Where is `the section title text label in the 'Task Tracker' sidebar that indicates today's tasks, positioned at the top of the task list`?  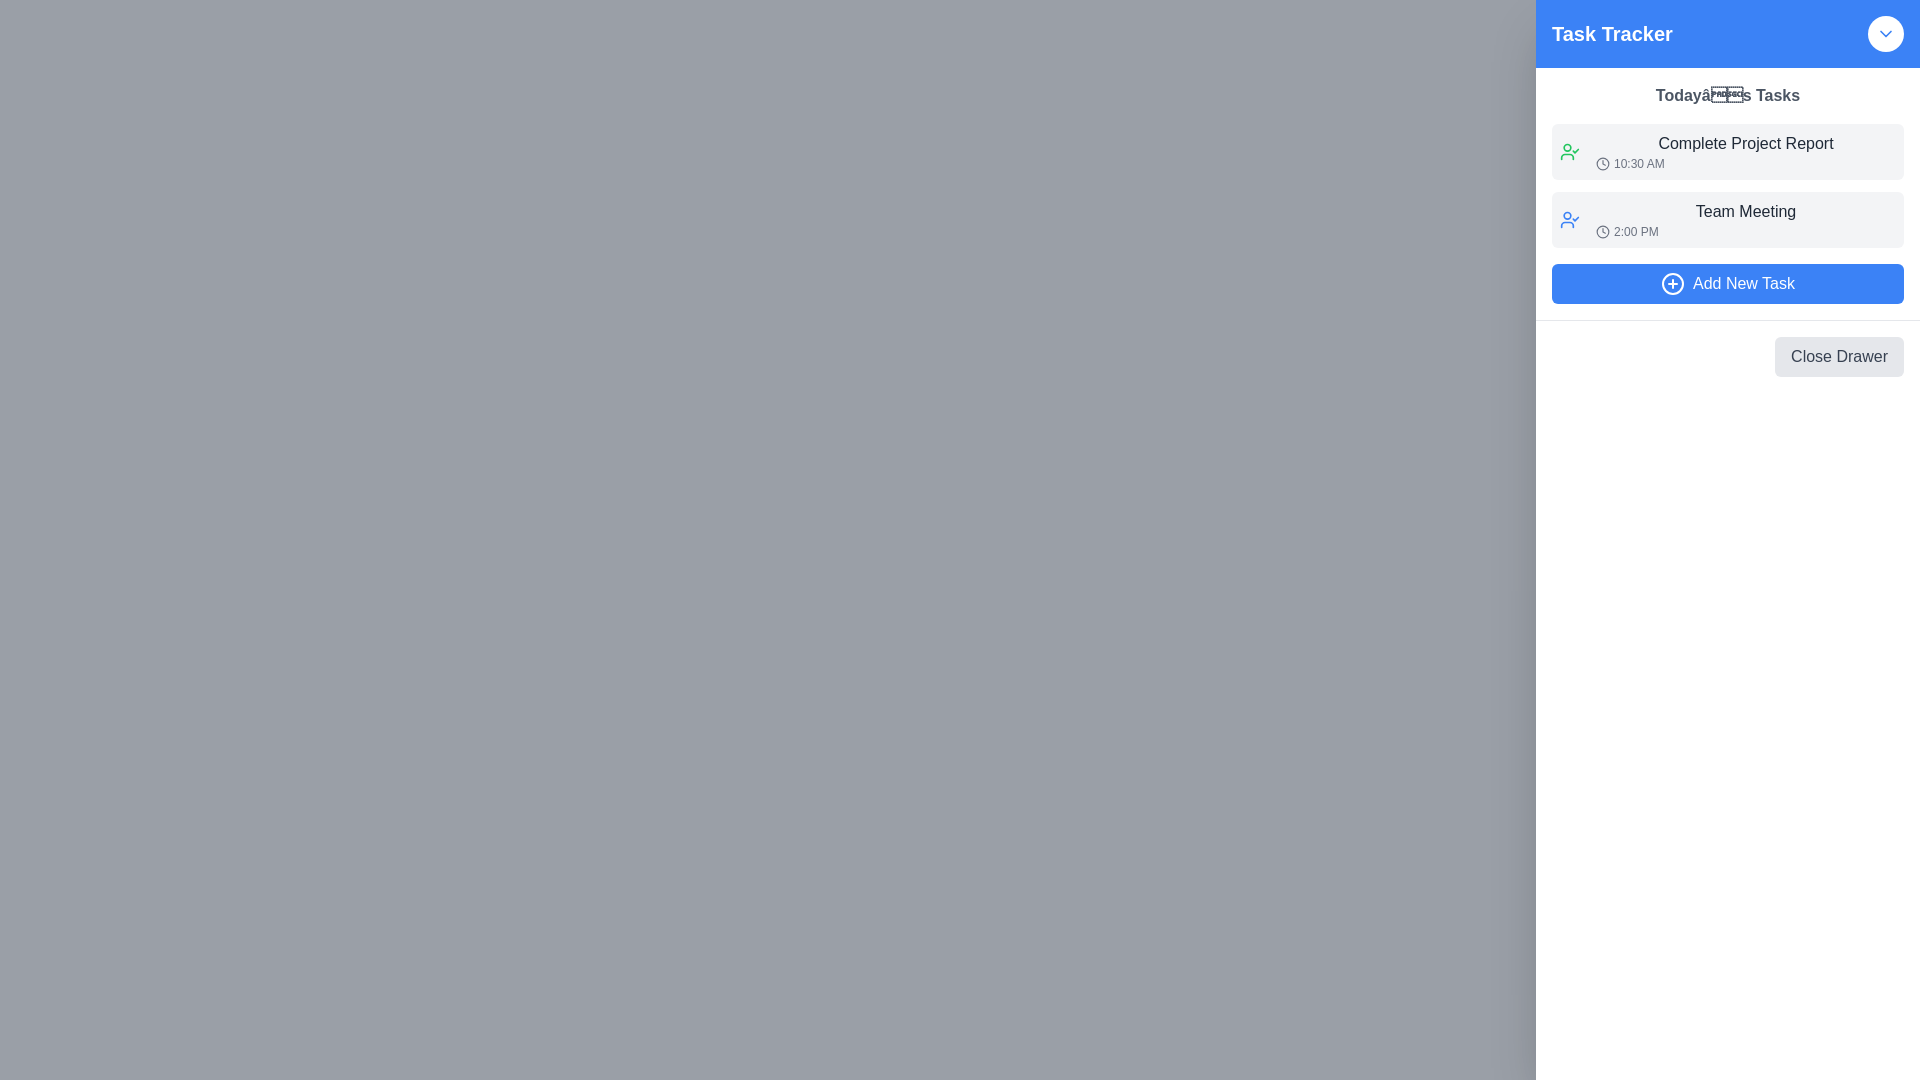 the section title text label in the 'Task Tracker' sidebar that indicates today's tasks, positioned at the top of the task list is located at coordinates (1727, 96).